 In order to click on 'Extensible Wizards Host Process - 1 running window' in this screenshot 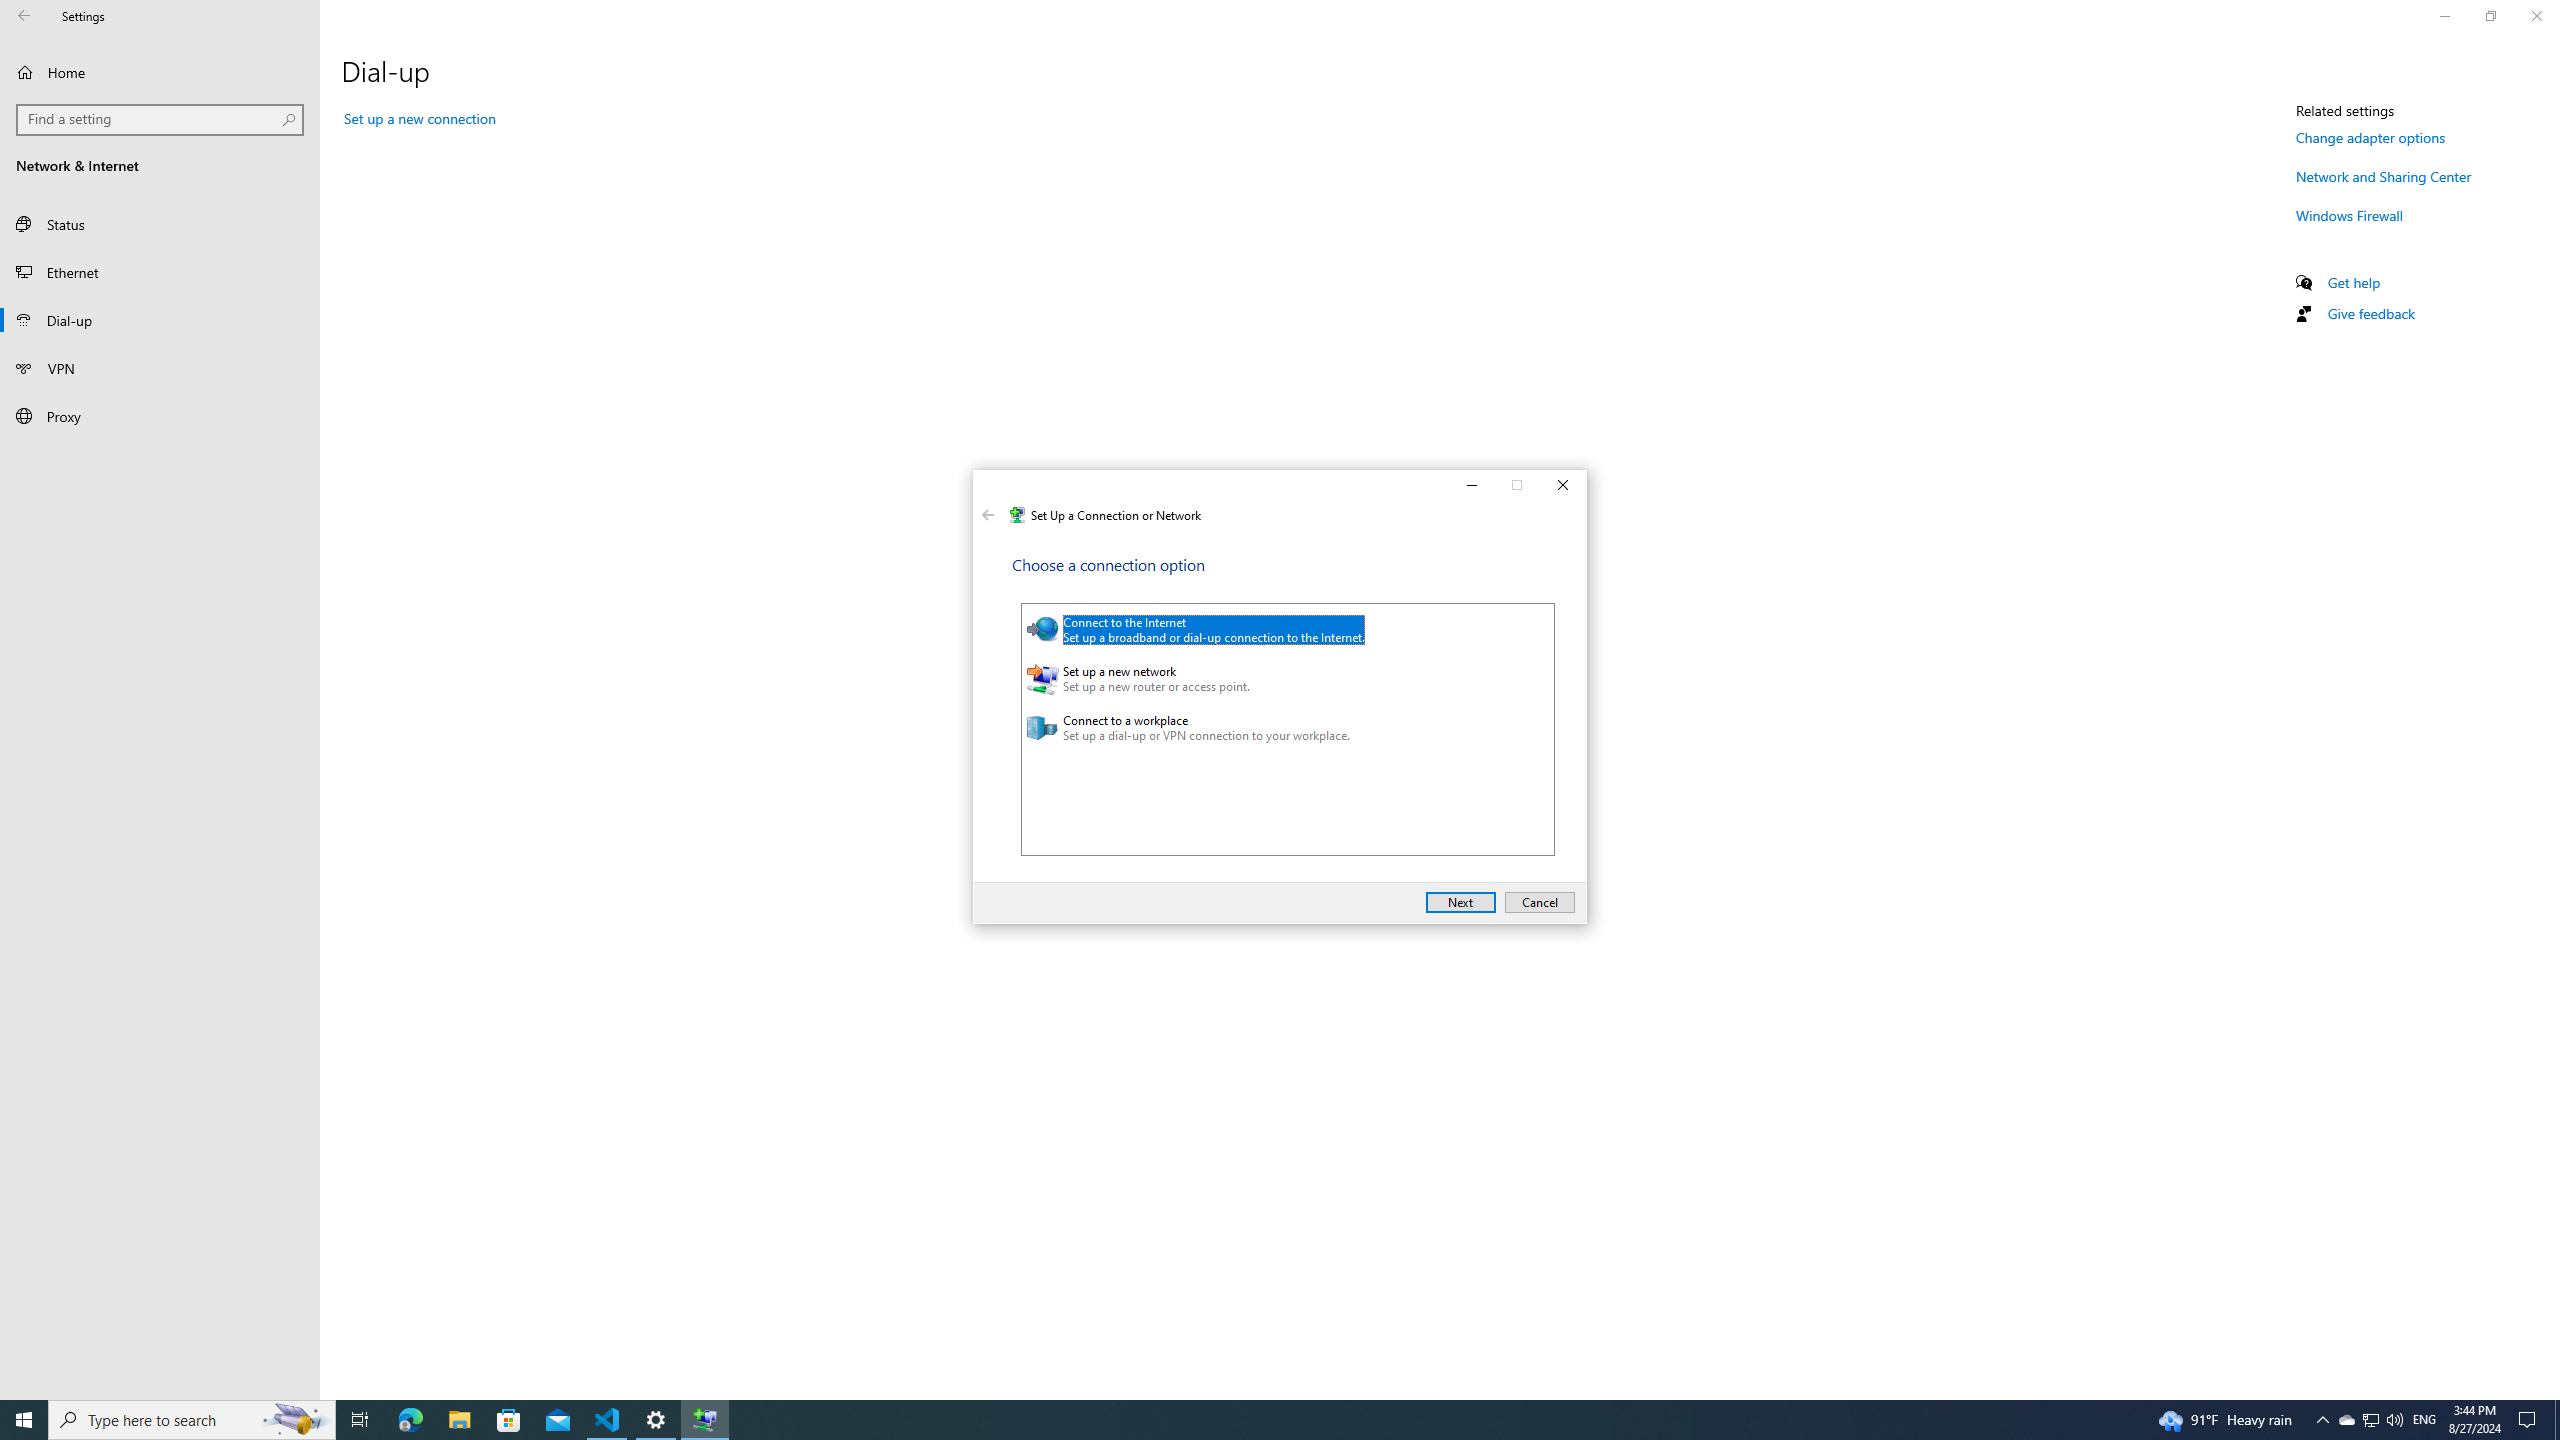, I will do `click(705, 1418)`.